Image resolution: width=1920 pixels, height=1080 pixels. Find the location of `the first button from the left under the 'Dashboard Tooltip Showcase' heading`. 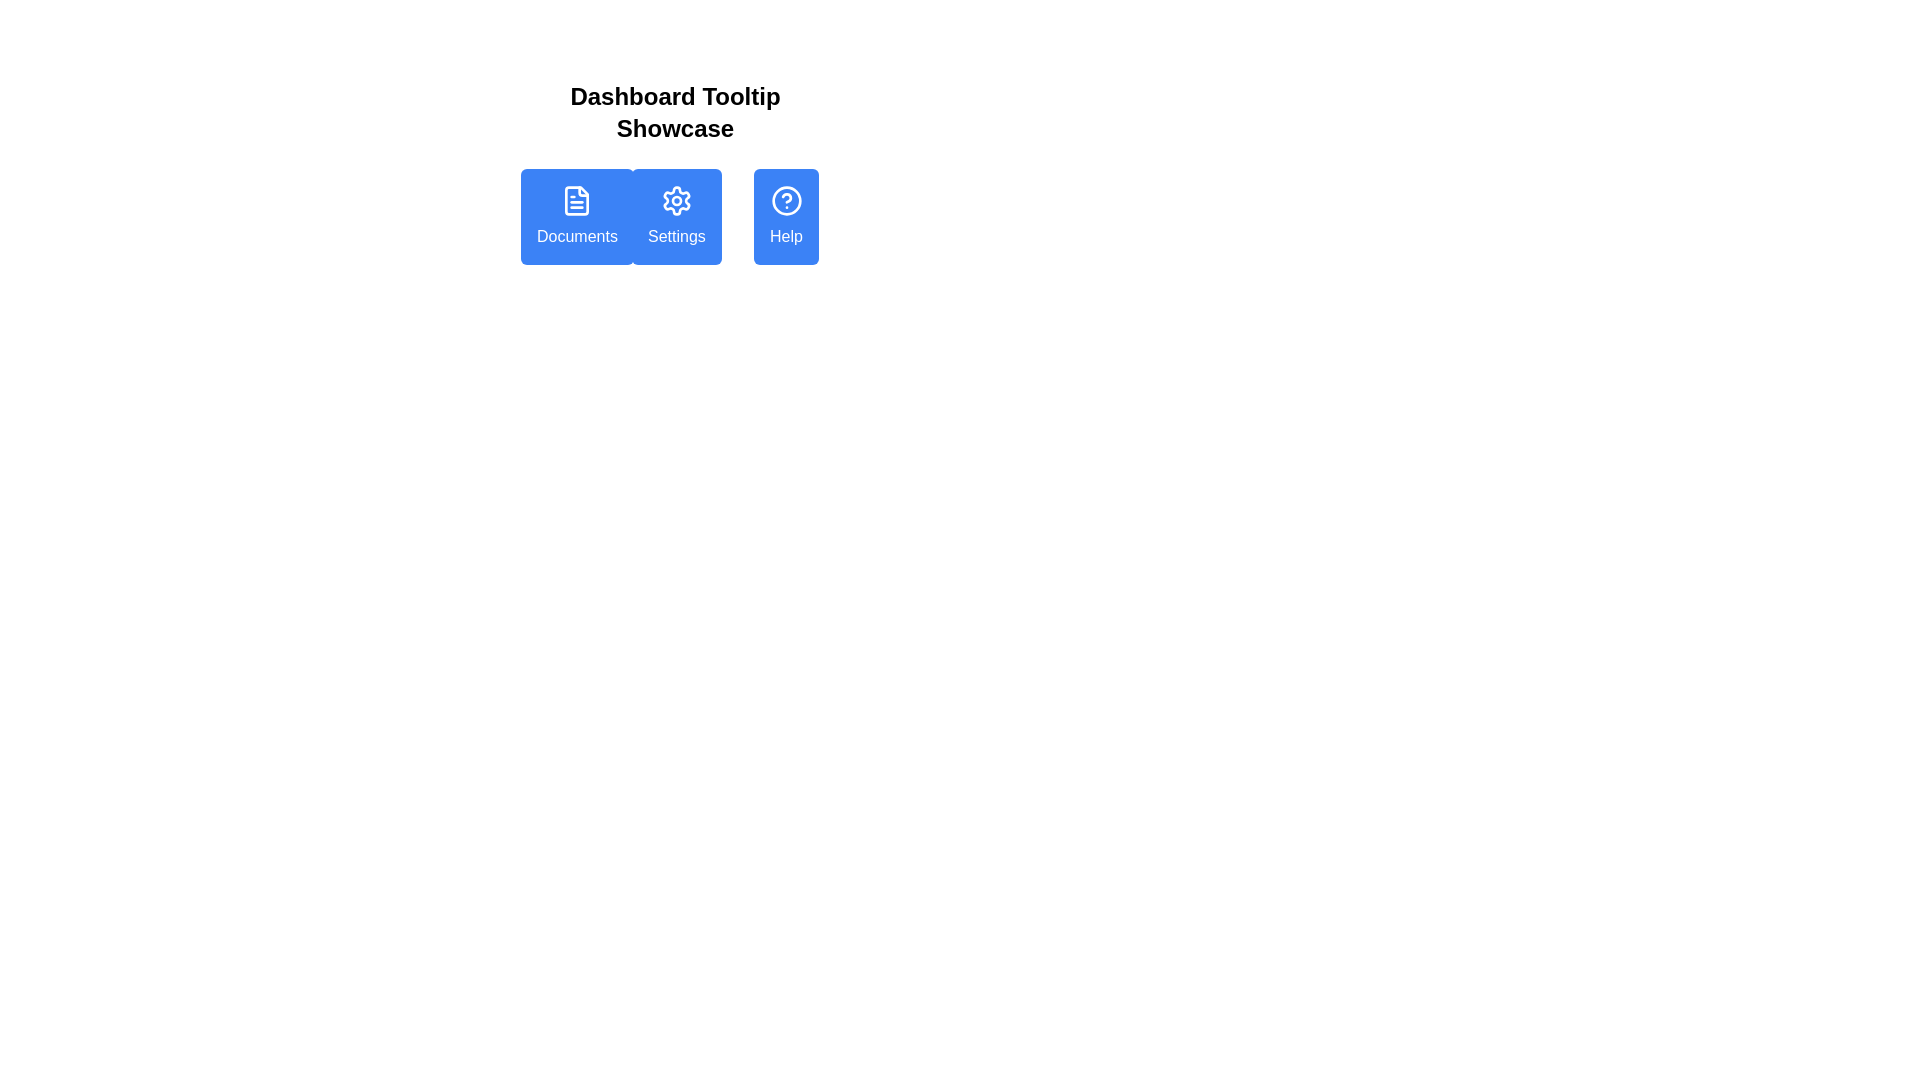

the first button from the left under the 'Dashboard Tooltip Showcase' heading is located at coordinates (563, 216).